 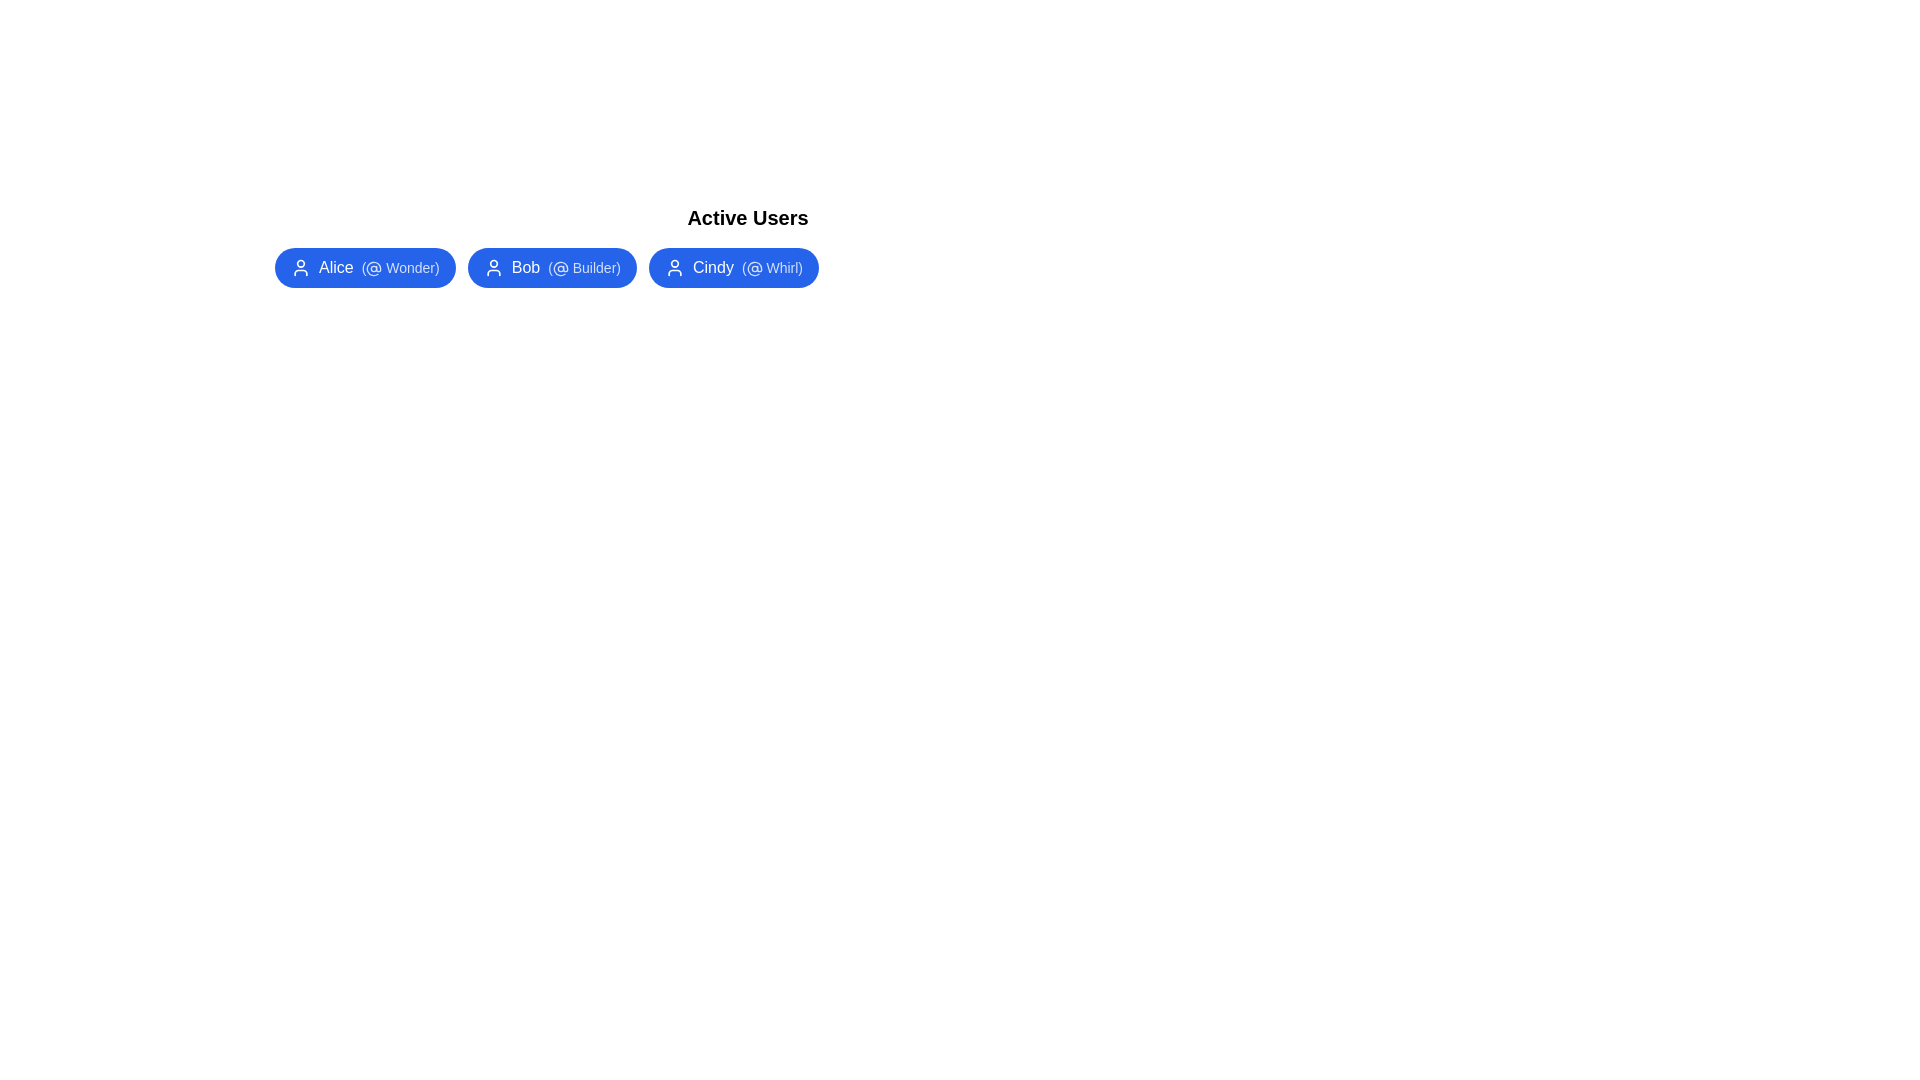 I want to click on the 'Active Users' label, so click(x=747, y=218).